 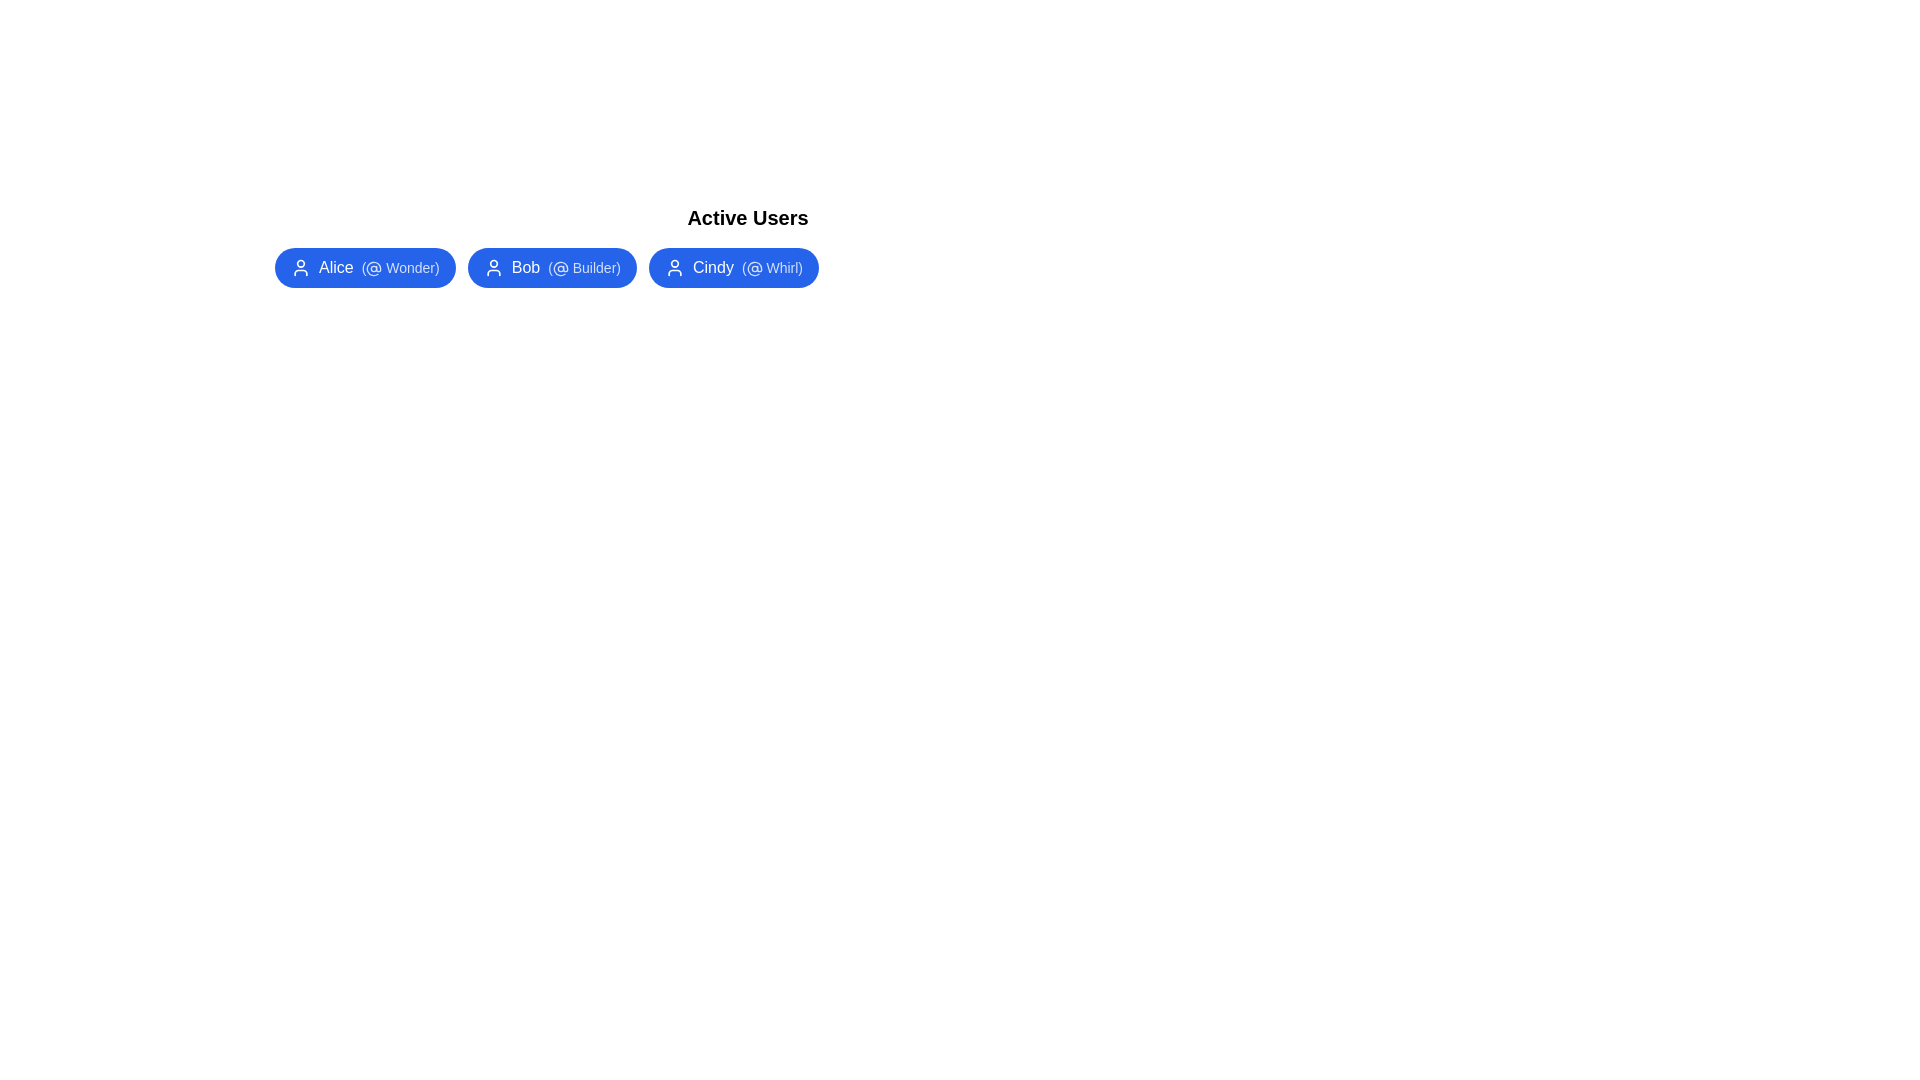 I want to click on the 'Active Users' label, so click(x=747, y=218).